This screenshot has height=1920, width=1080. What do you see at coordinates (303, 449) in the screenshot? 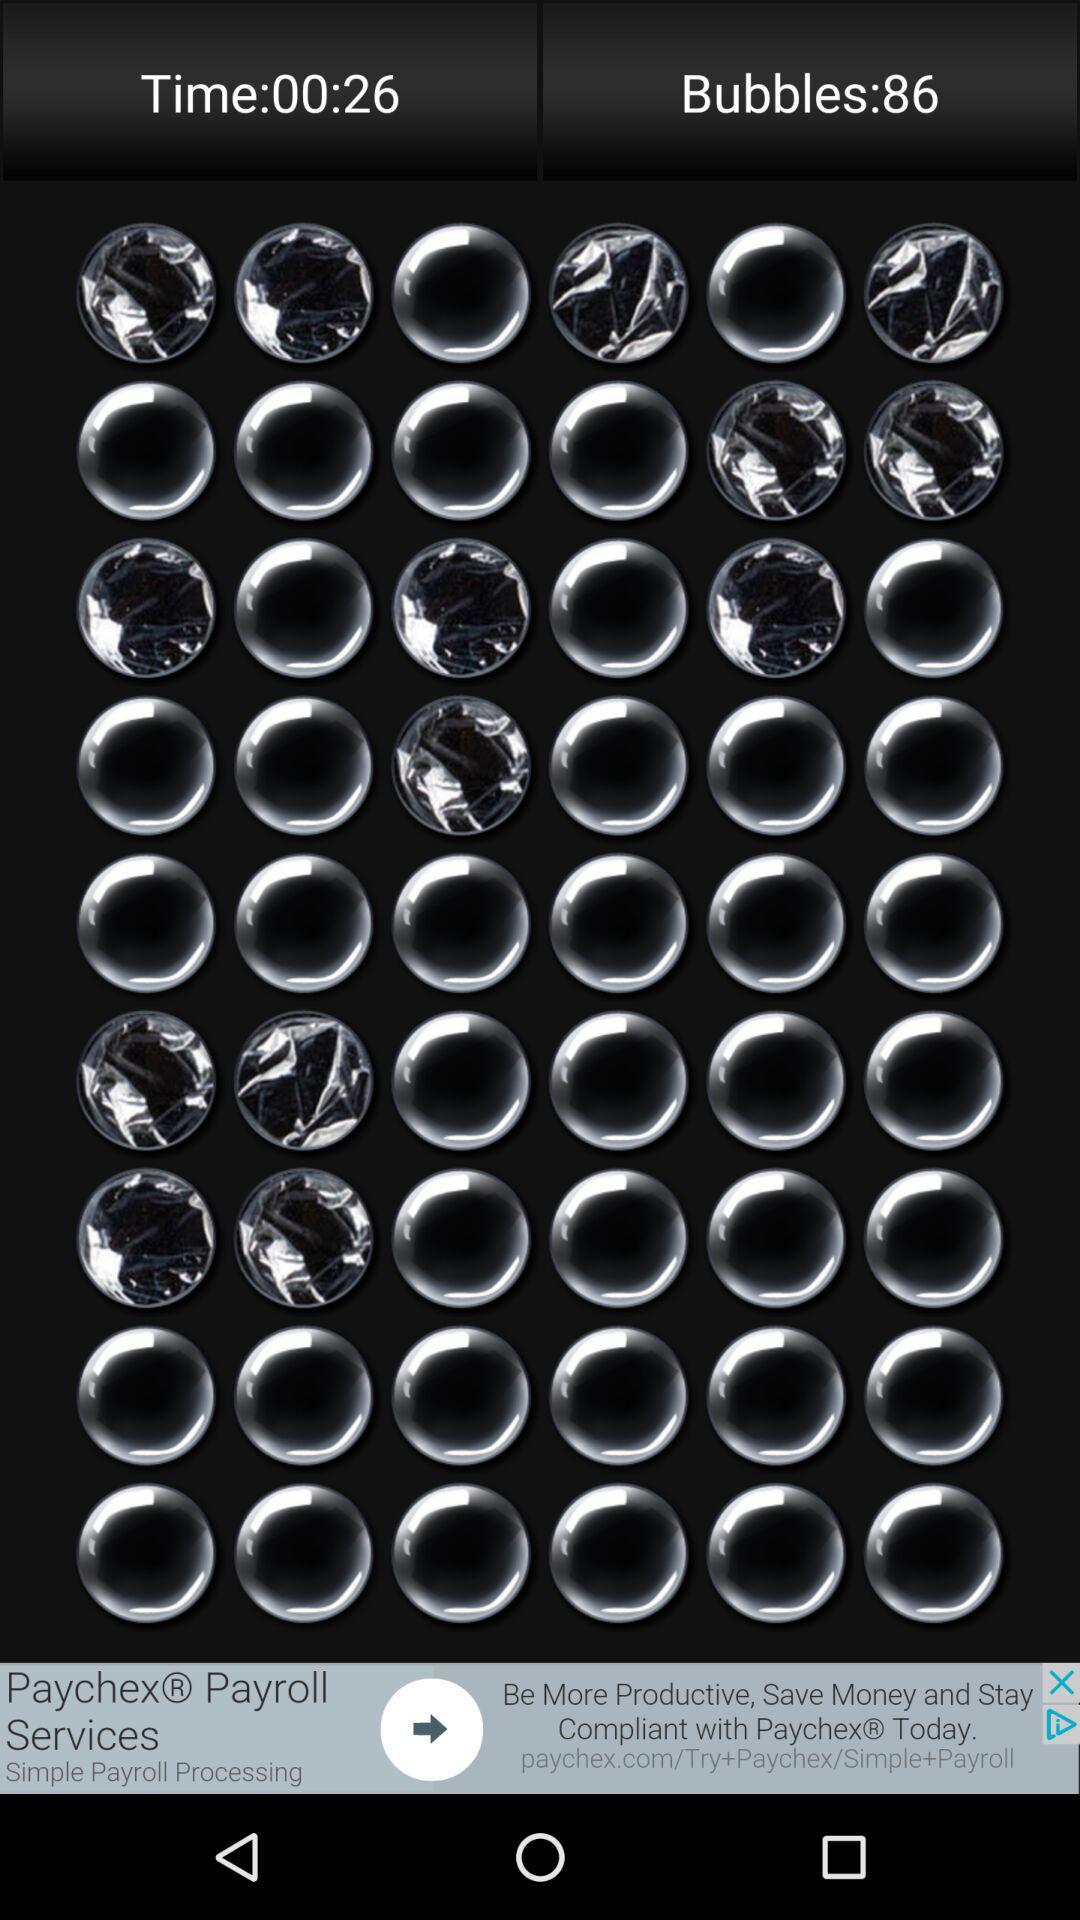
I see `pop a bubble` at bounding box center [303, 449].